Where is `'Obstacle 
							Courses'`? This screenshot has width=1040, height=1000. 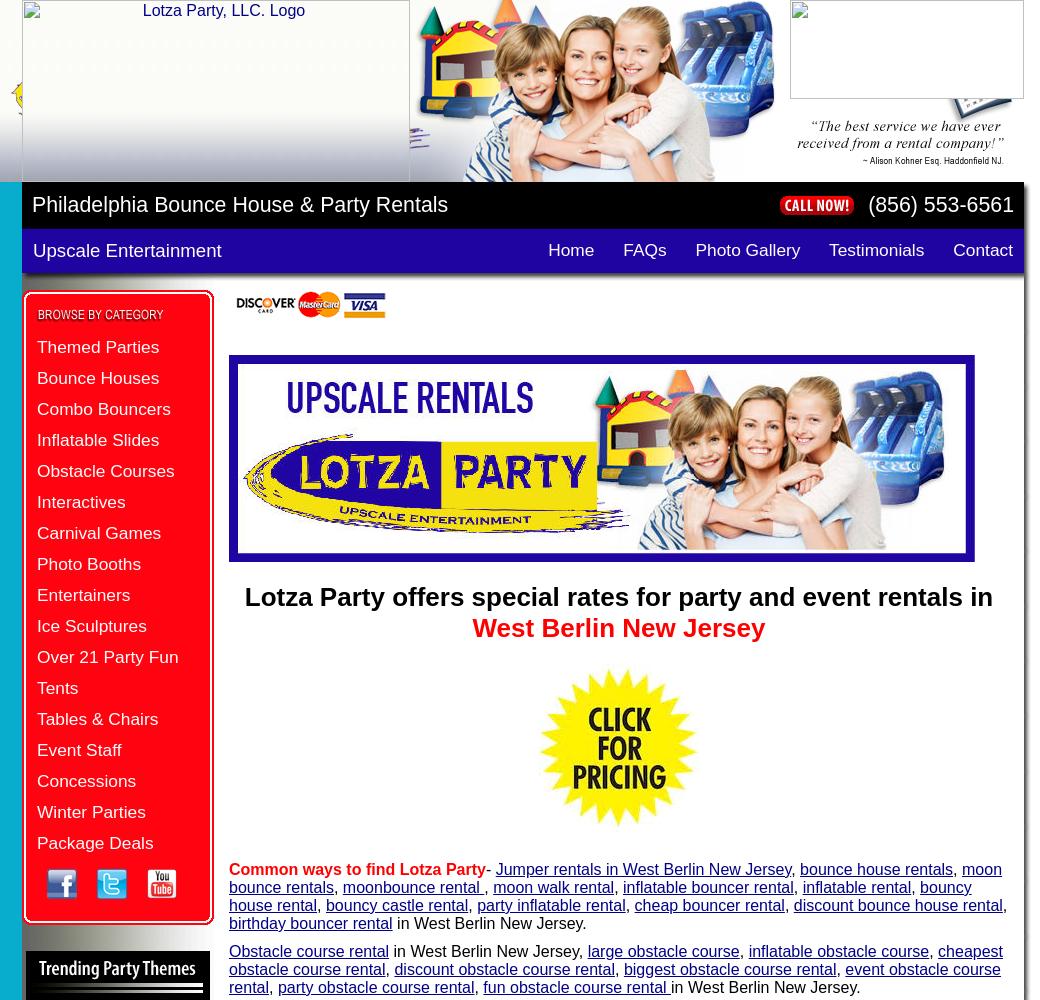 'Obstacle 
							Courses' is located at coordinates (36, 470).